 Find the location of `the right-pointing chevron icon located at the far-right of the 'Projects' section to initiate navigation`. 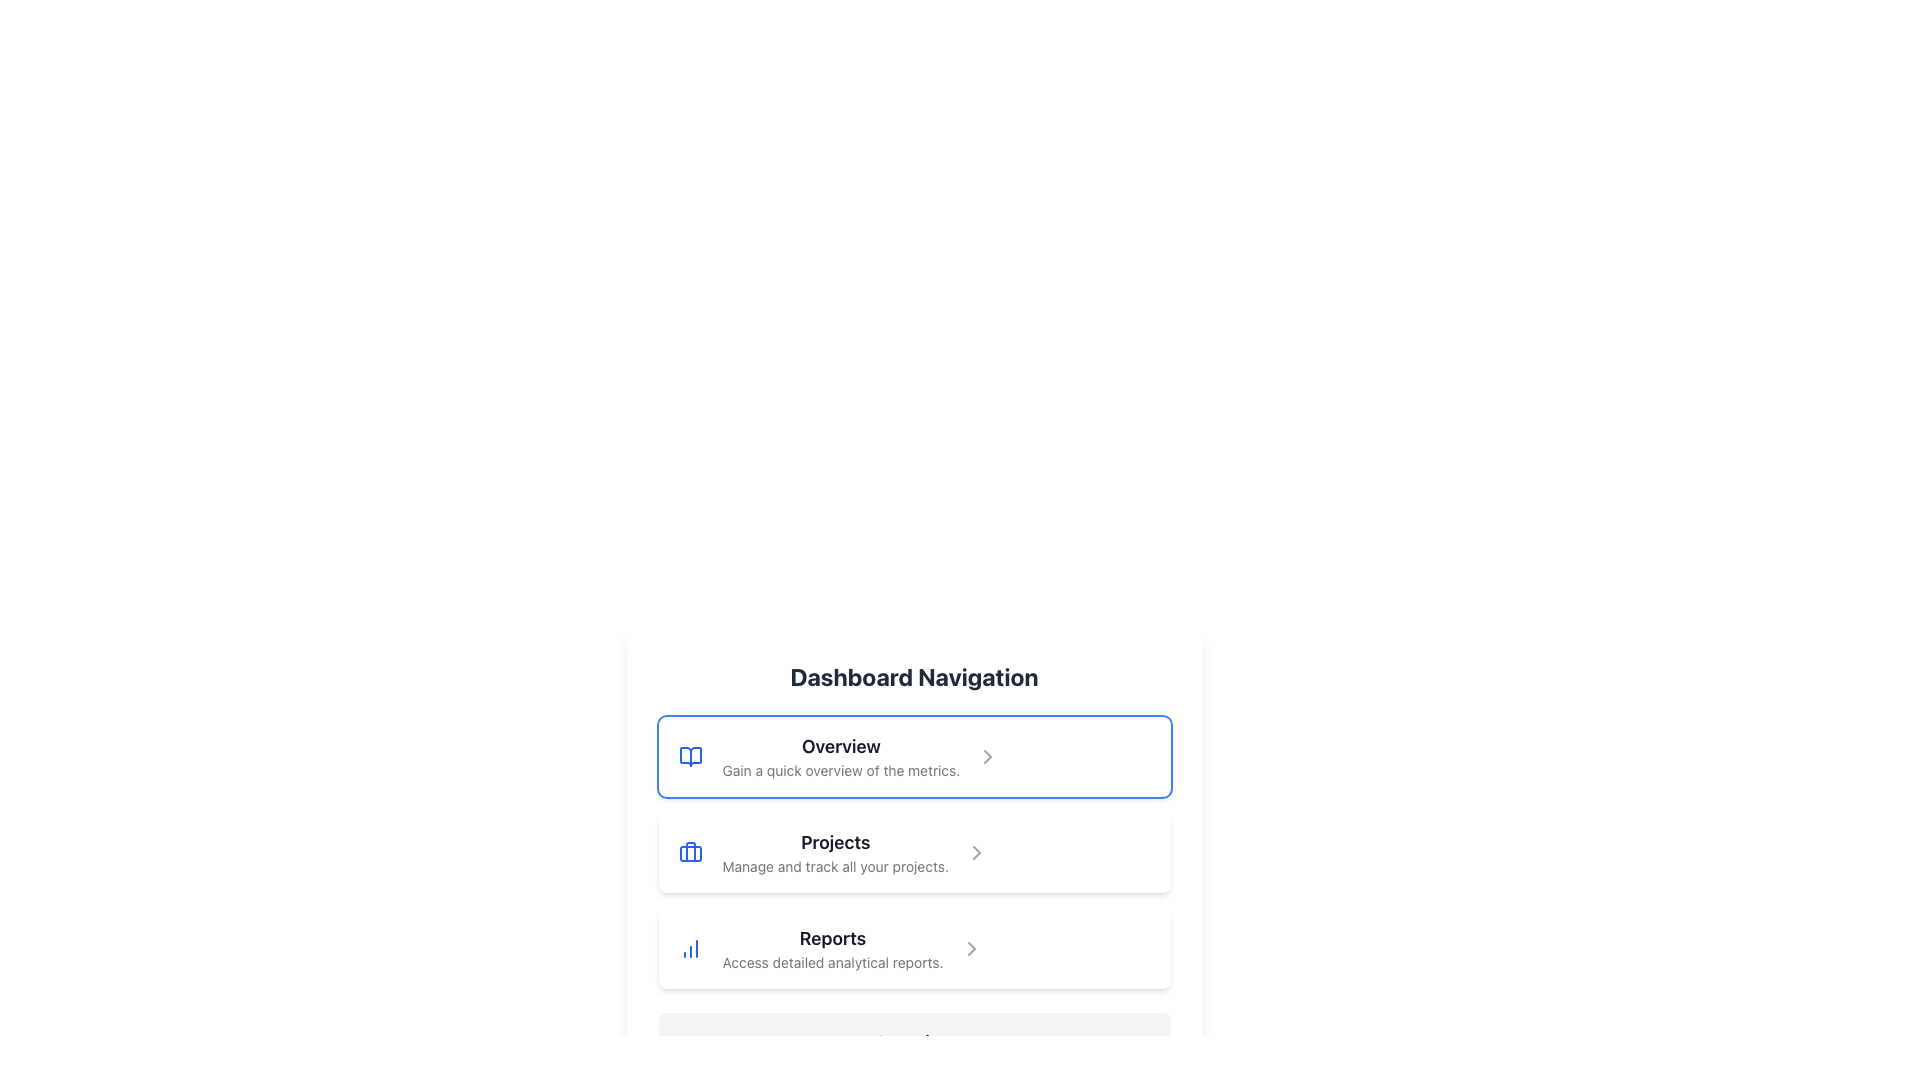

the right-pointing chevron icon located at the far-right of the 'Projects' section to initiate navigation is located at coordinates (977, 852).